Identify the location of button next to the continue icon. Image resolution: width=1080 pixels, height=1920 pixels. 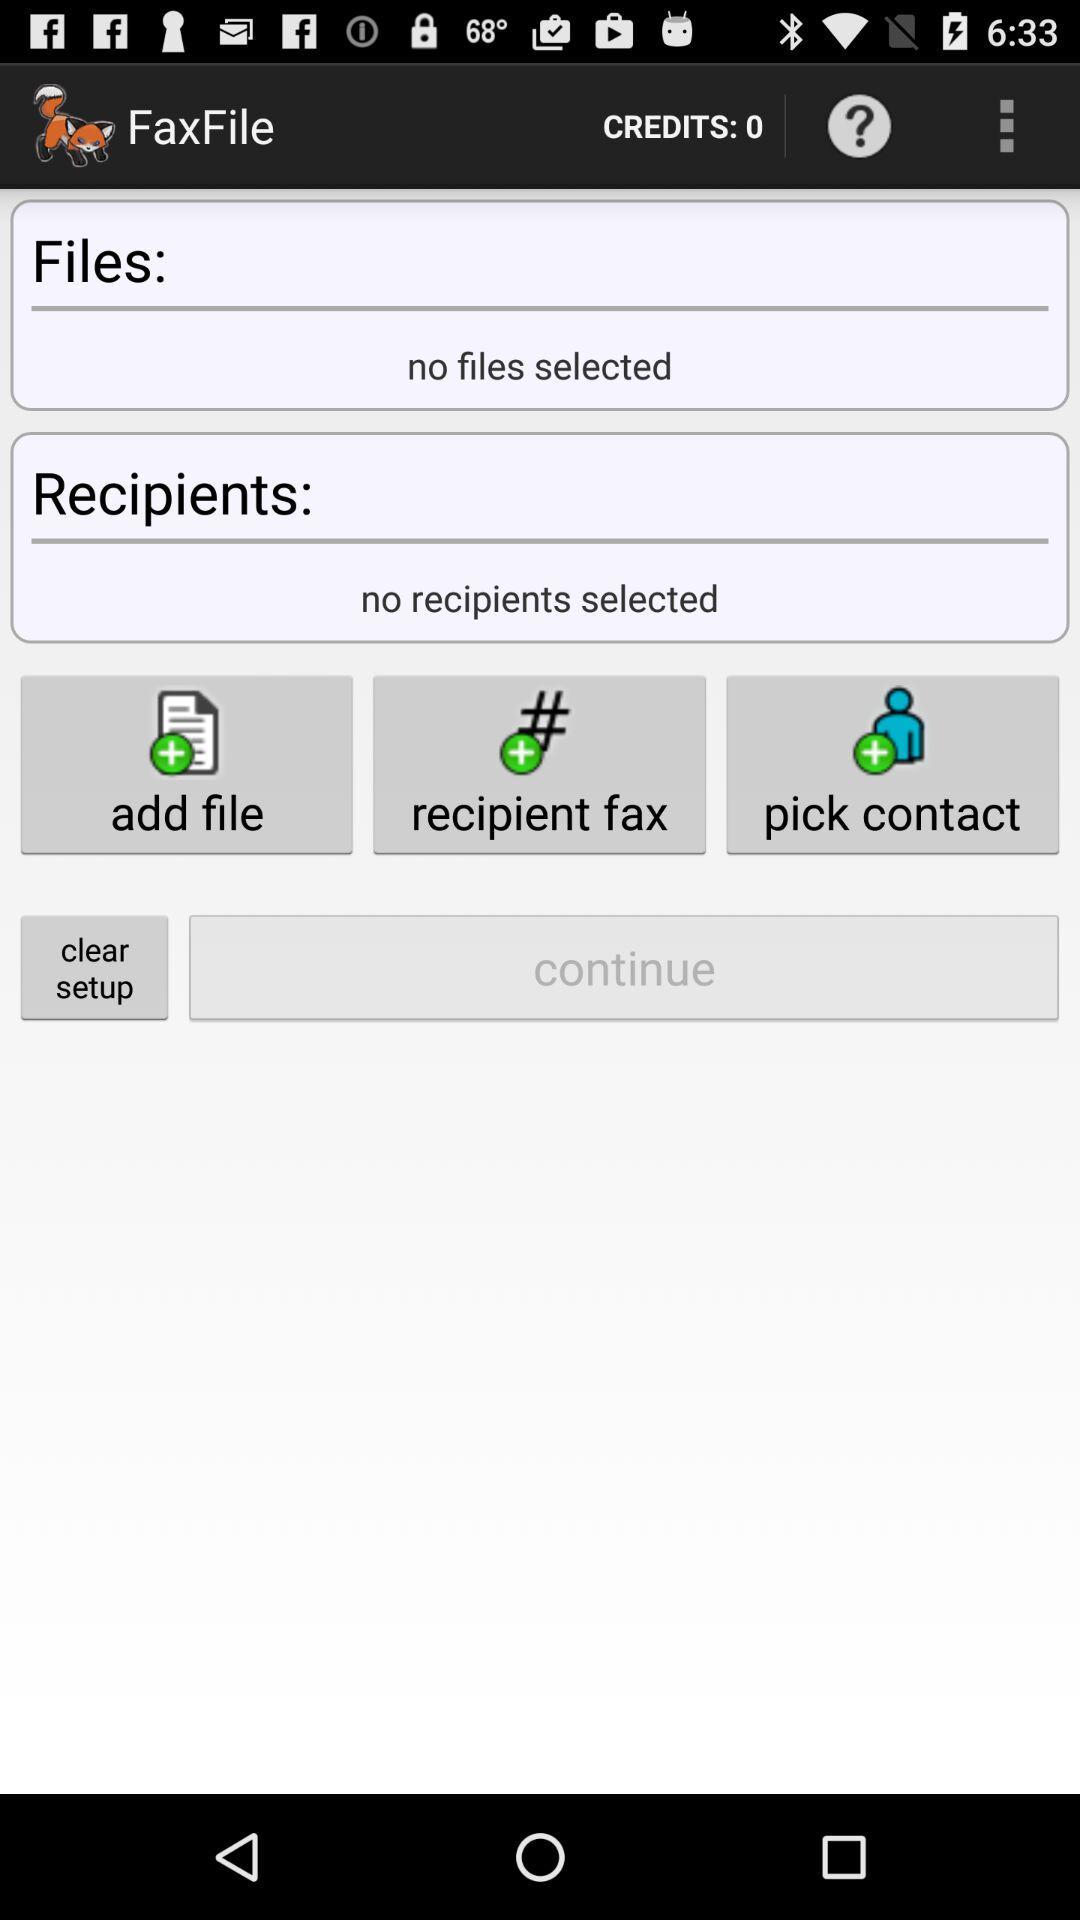
(94, 967).